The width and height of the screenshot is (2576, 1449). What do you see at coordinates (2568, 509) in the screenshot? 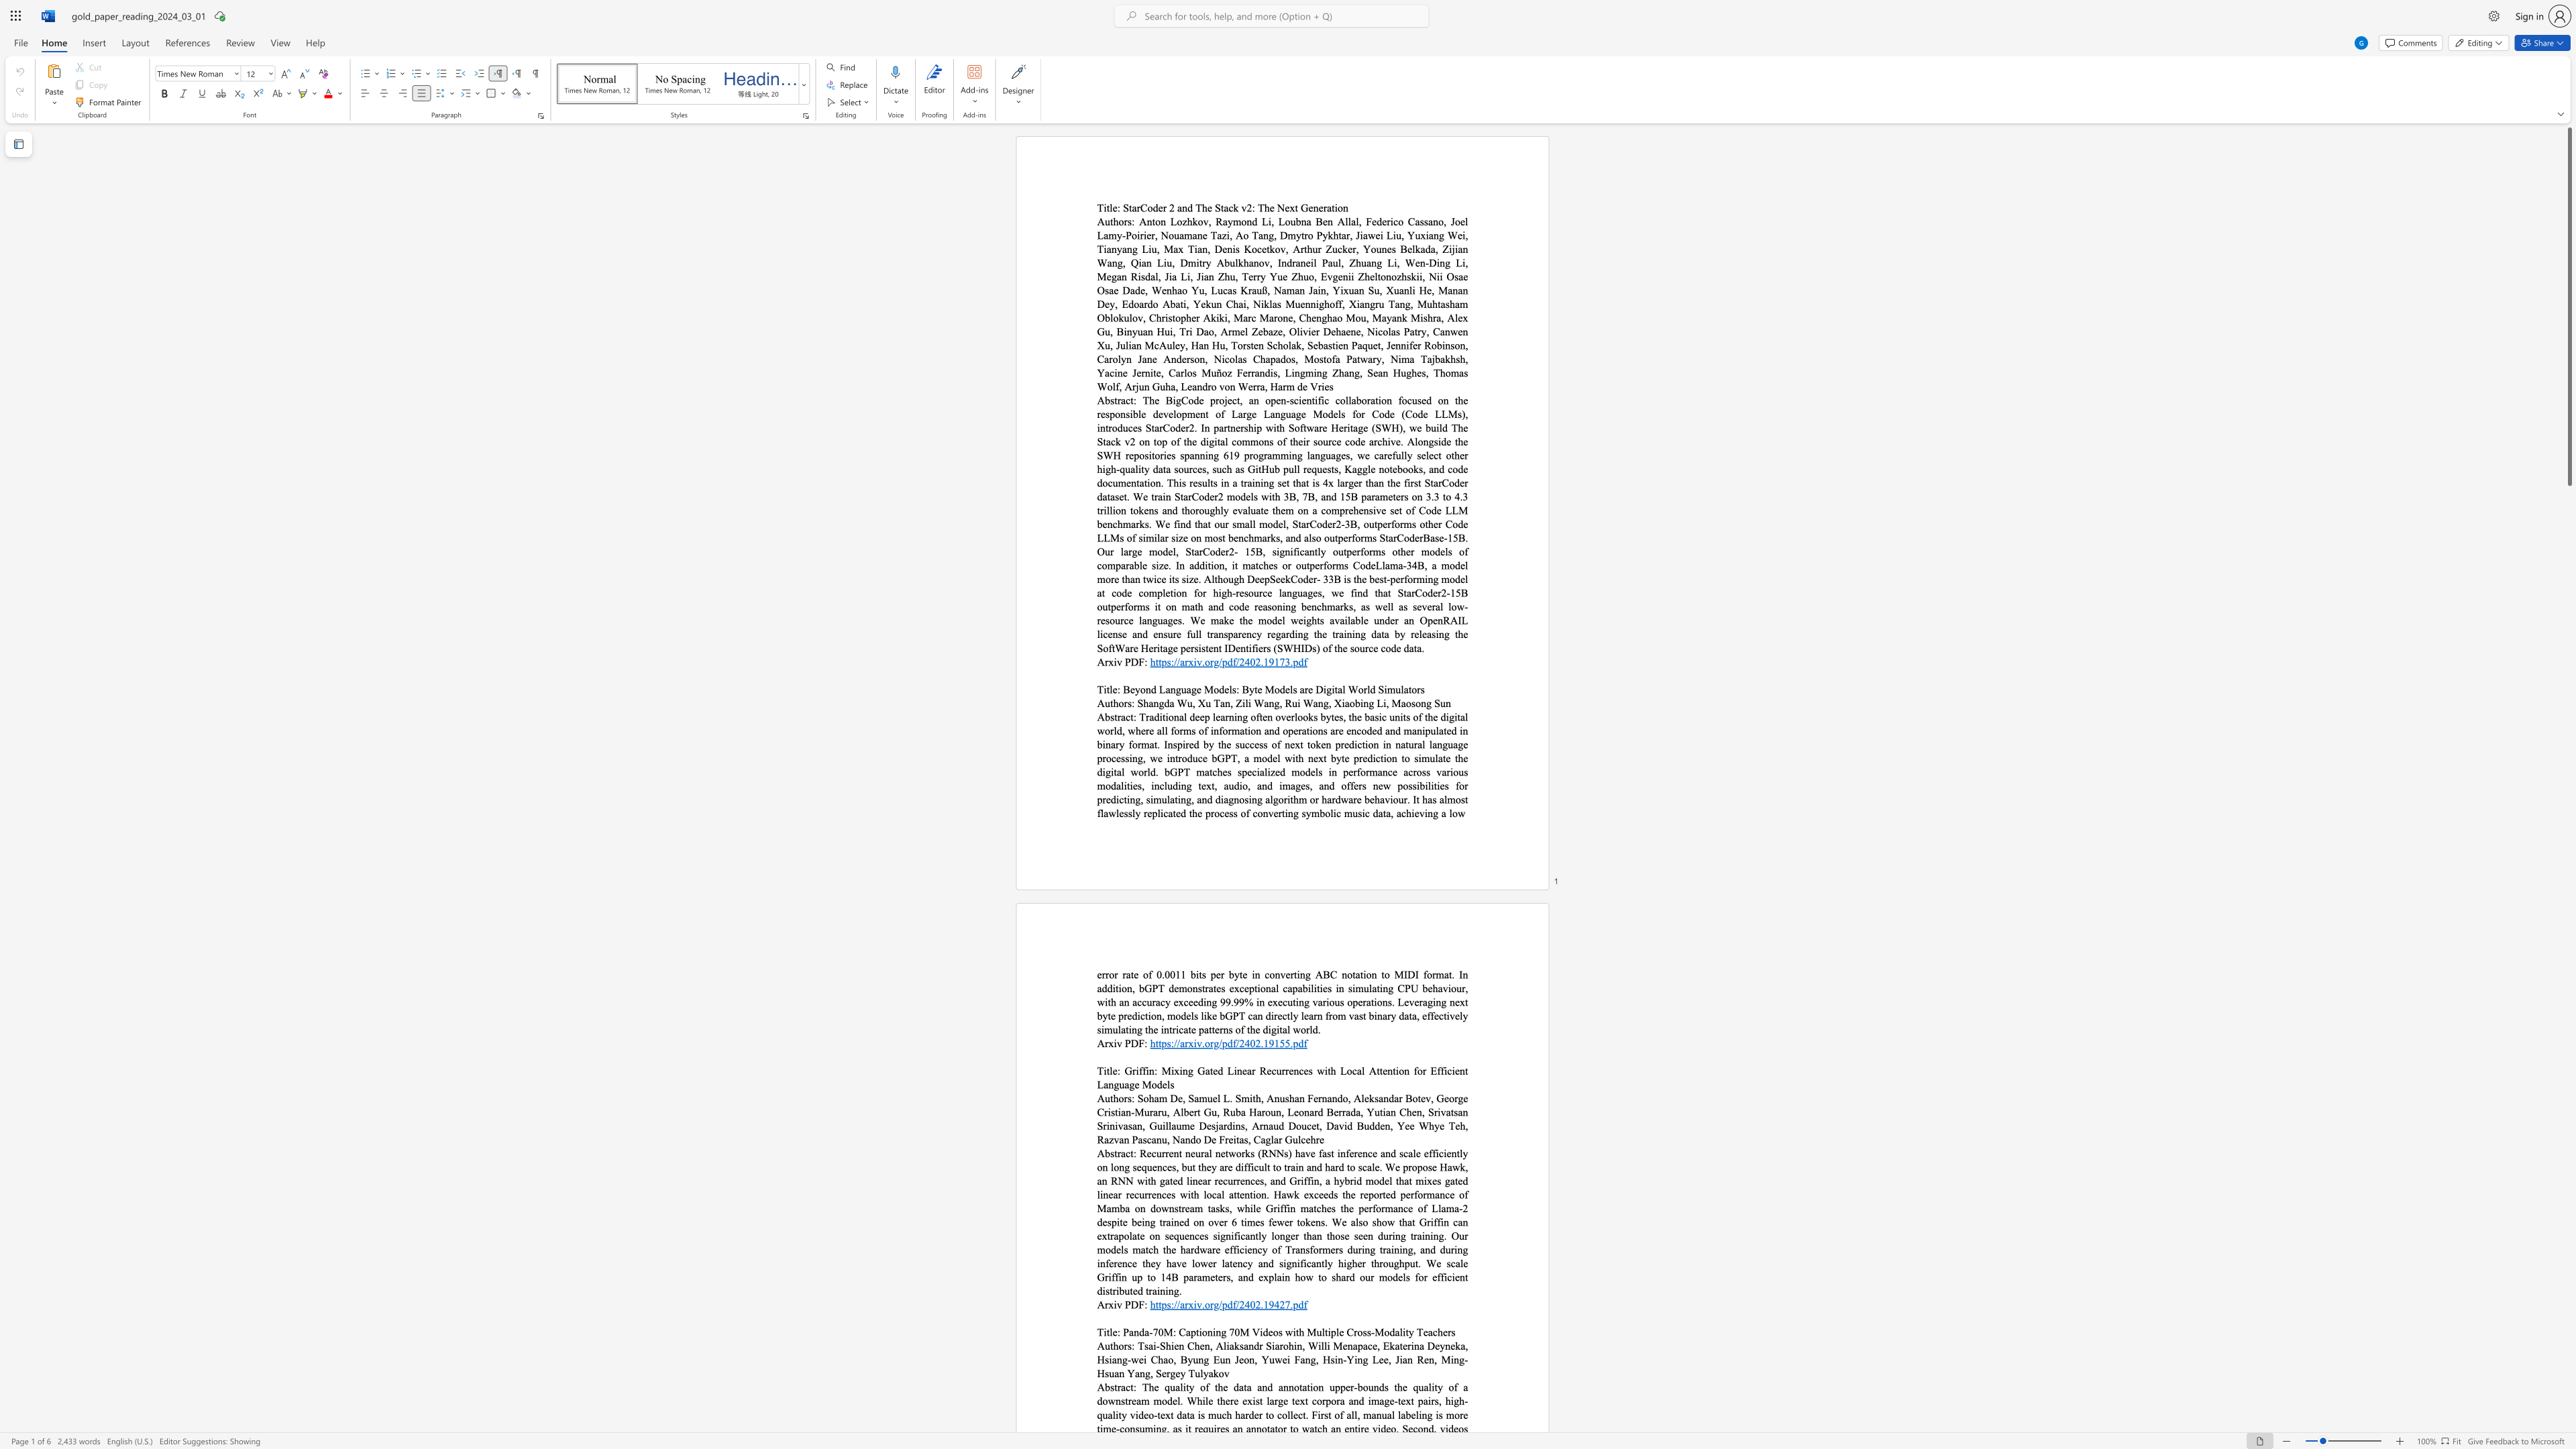
I see `the scrollbar to move the content lower` at bounding box center [2568, 509].